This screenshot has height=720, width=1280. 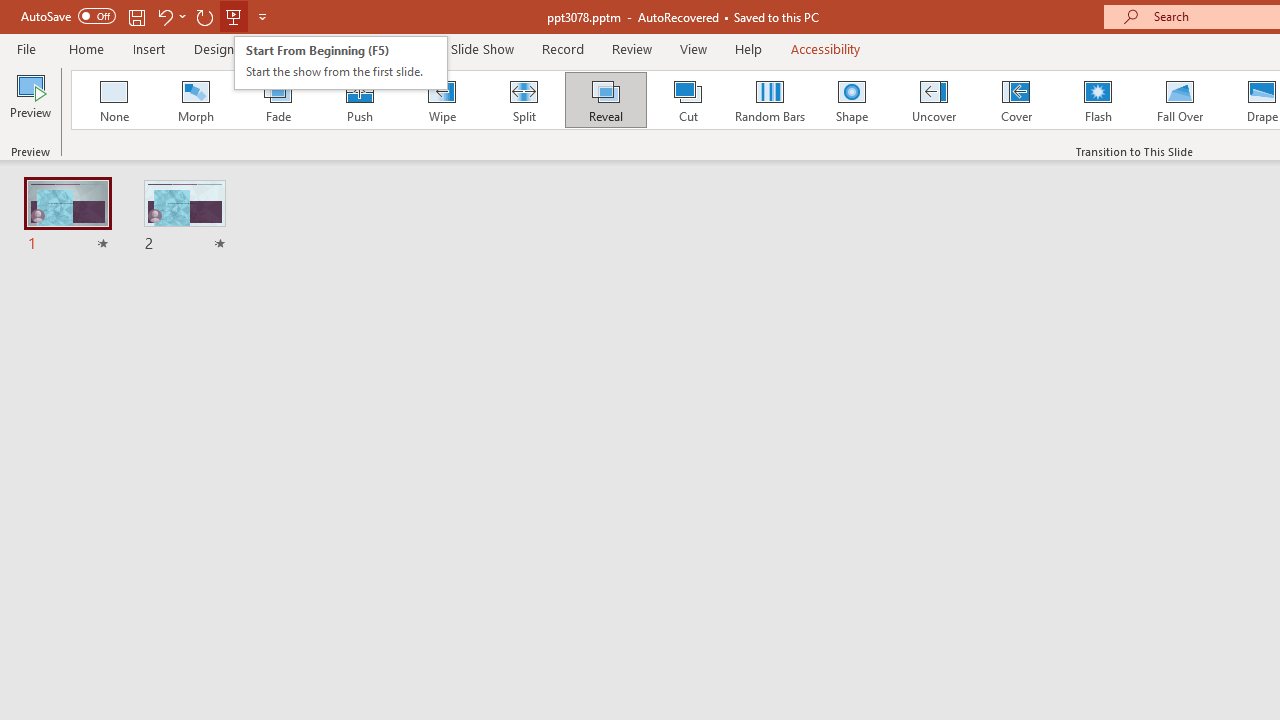 What do you see at coordinates (440, 100) in the screenshot?
I see `'Wipe'` at bounding box center [440, 100].